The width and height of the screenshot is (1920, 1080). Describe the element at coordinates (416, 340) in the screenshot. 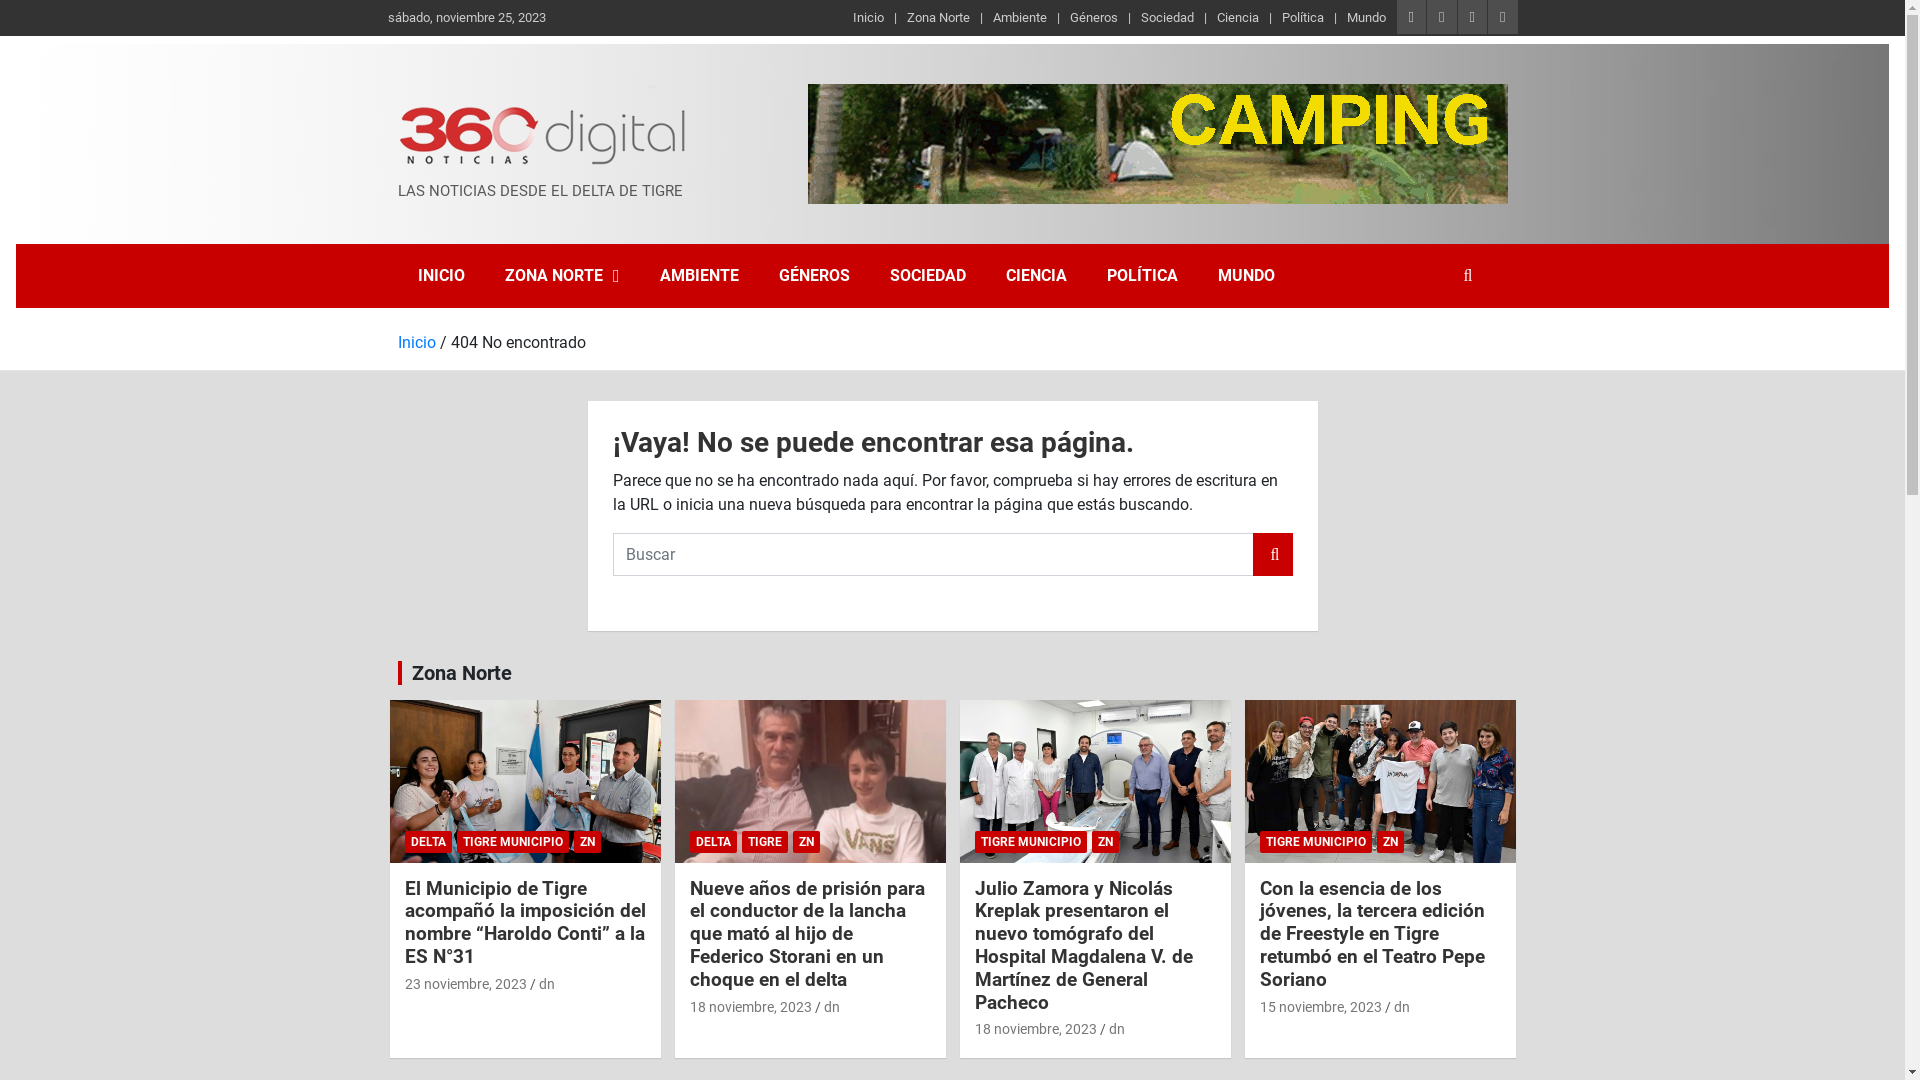

I see `'Inicio'` at that location.